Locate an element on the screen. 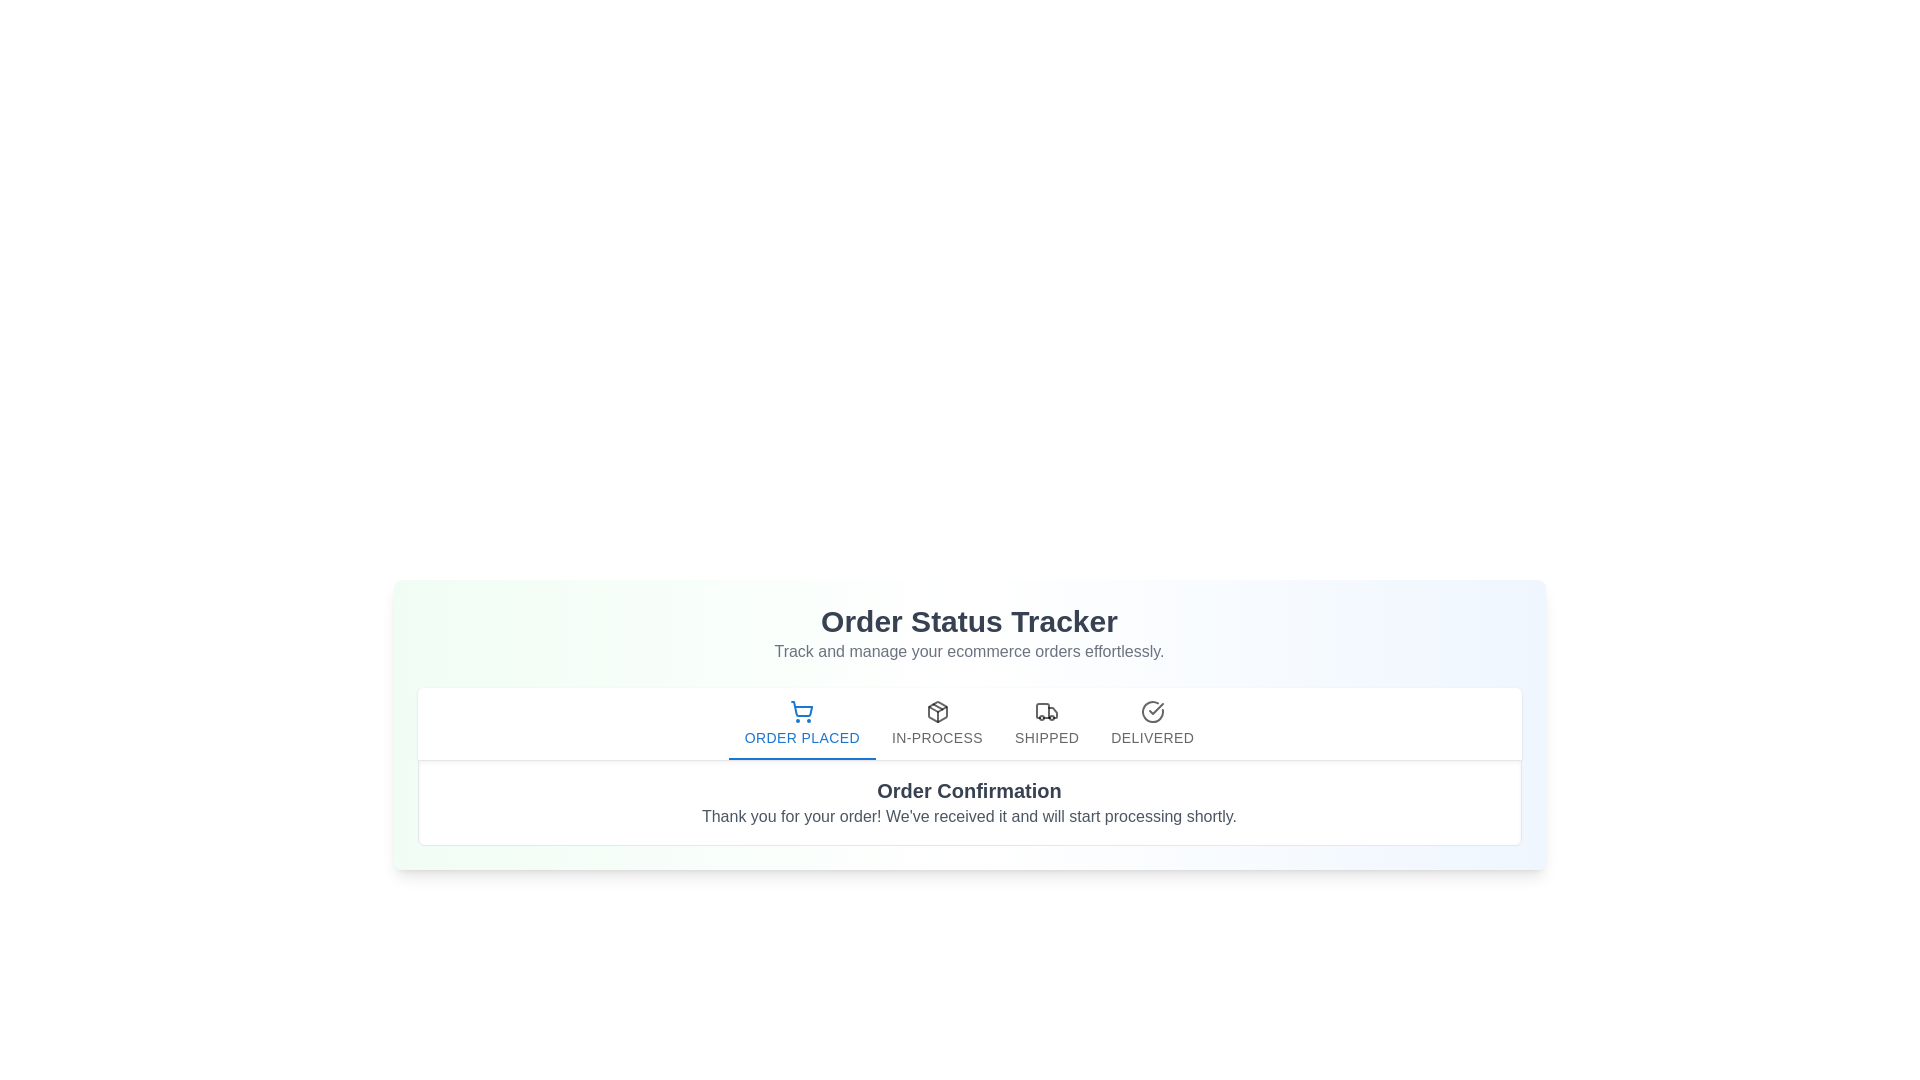  the large, bold text label reading 'Order Status Tracker', which is prominently displayed above the subtitle is located at coordinates (969, 620).